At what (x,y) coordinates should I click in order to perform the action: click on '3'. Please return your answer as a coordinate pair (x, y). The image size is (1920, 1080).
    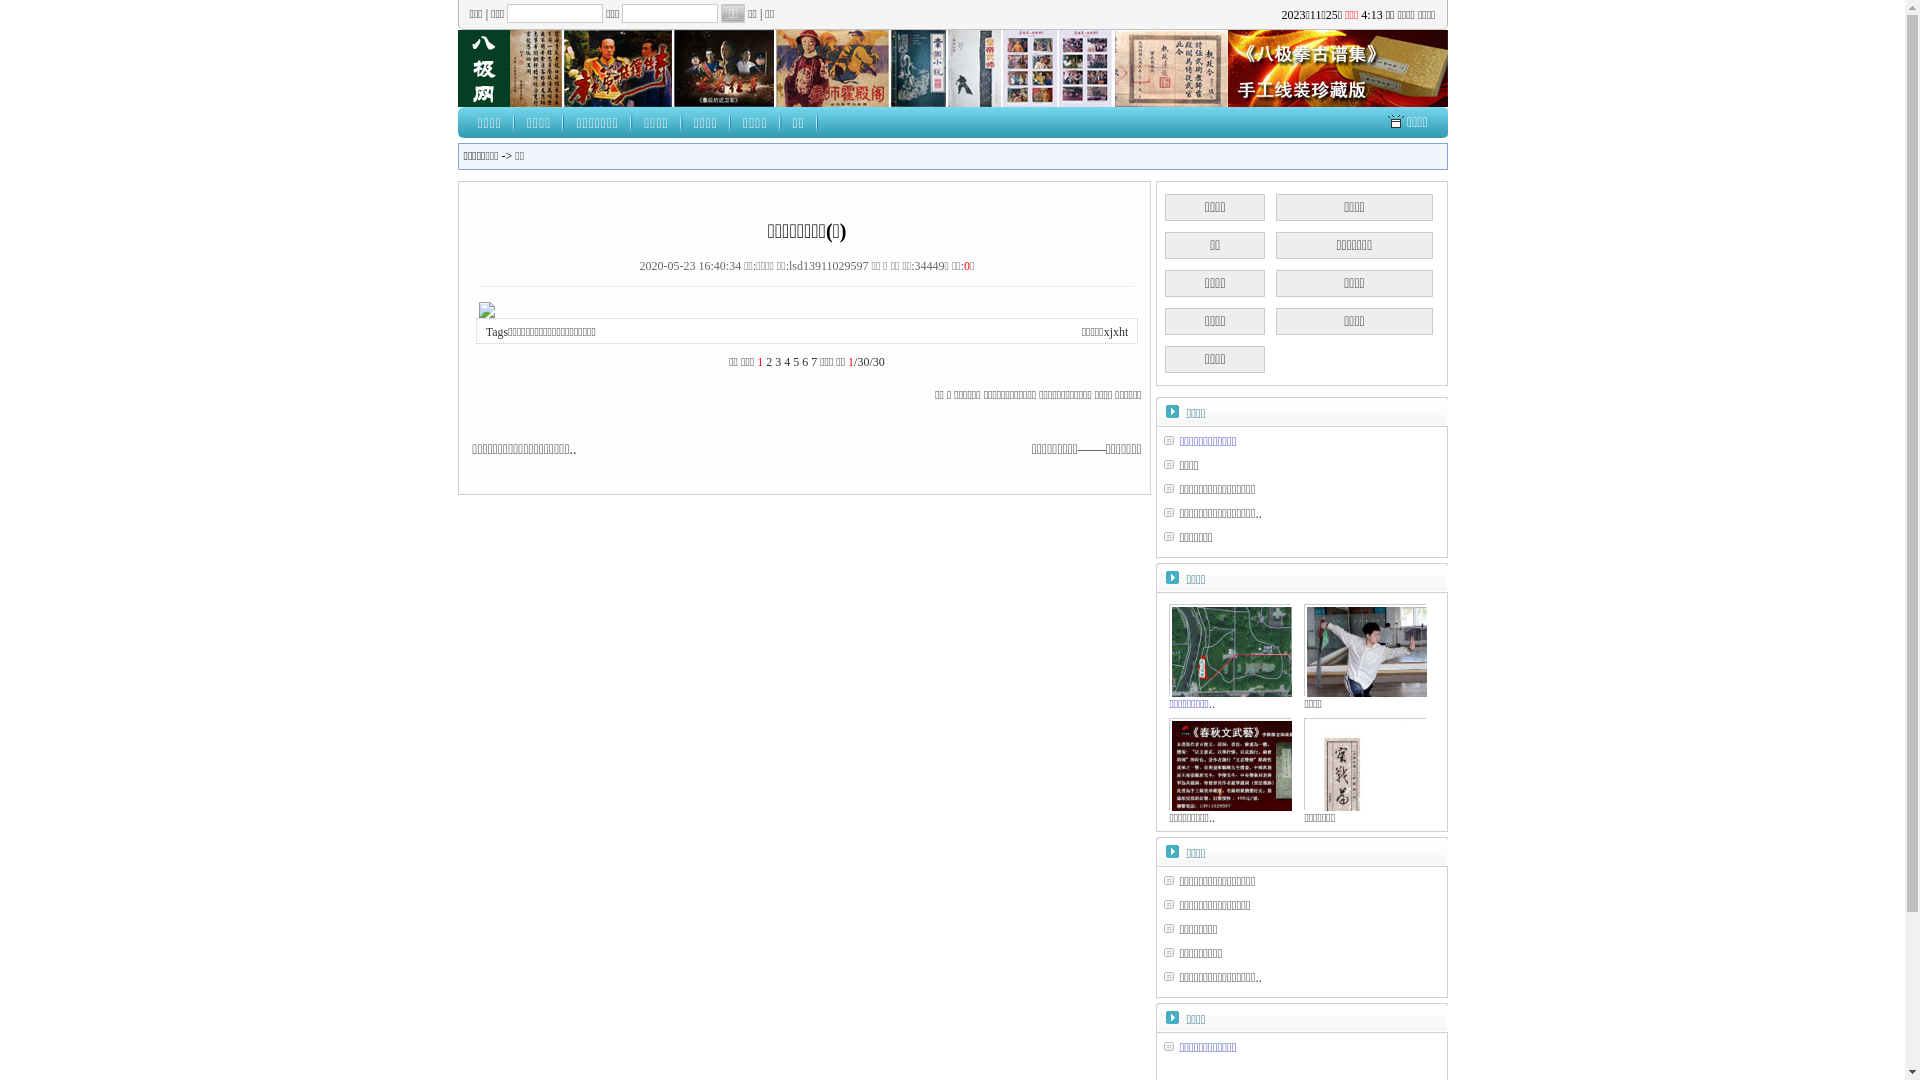
    Looking at the image, I should click on (773, 362).